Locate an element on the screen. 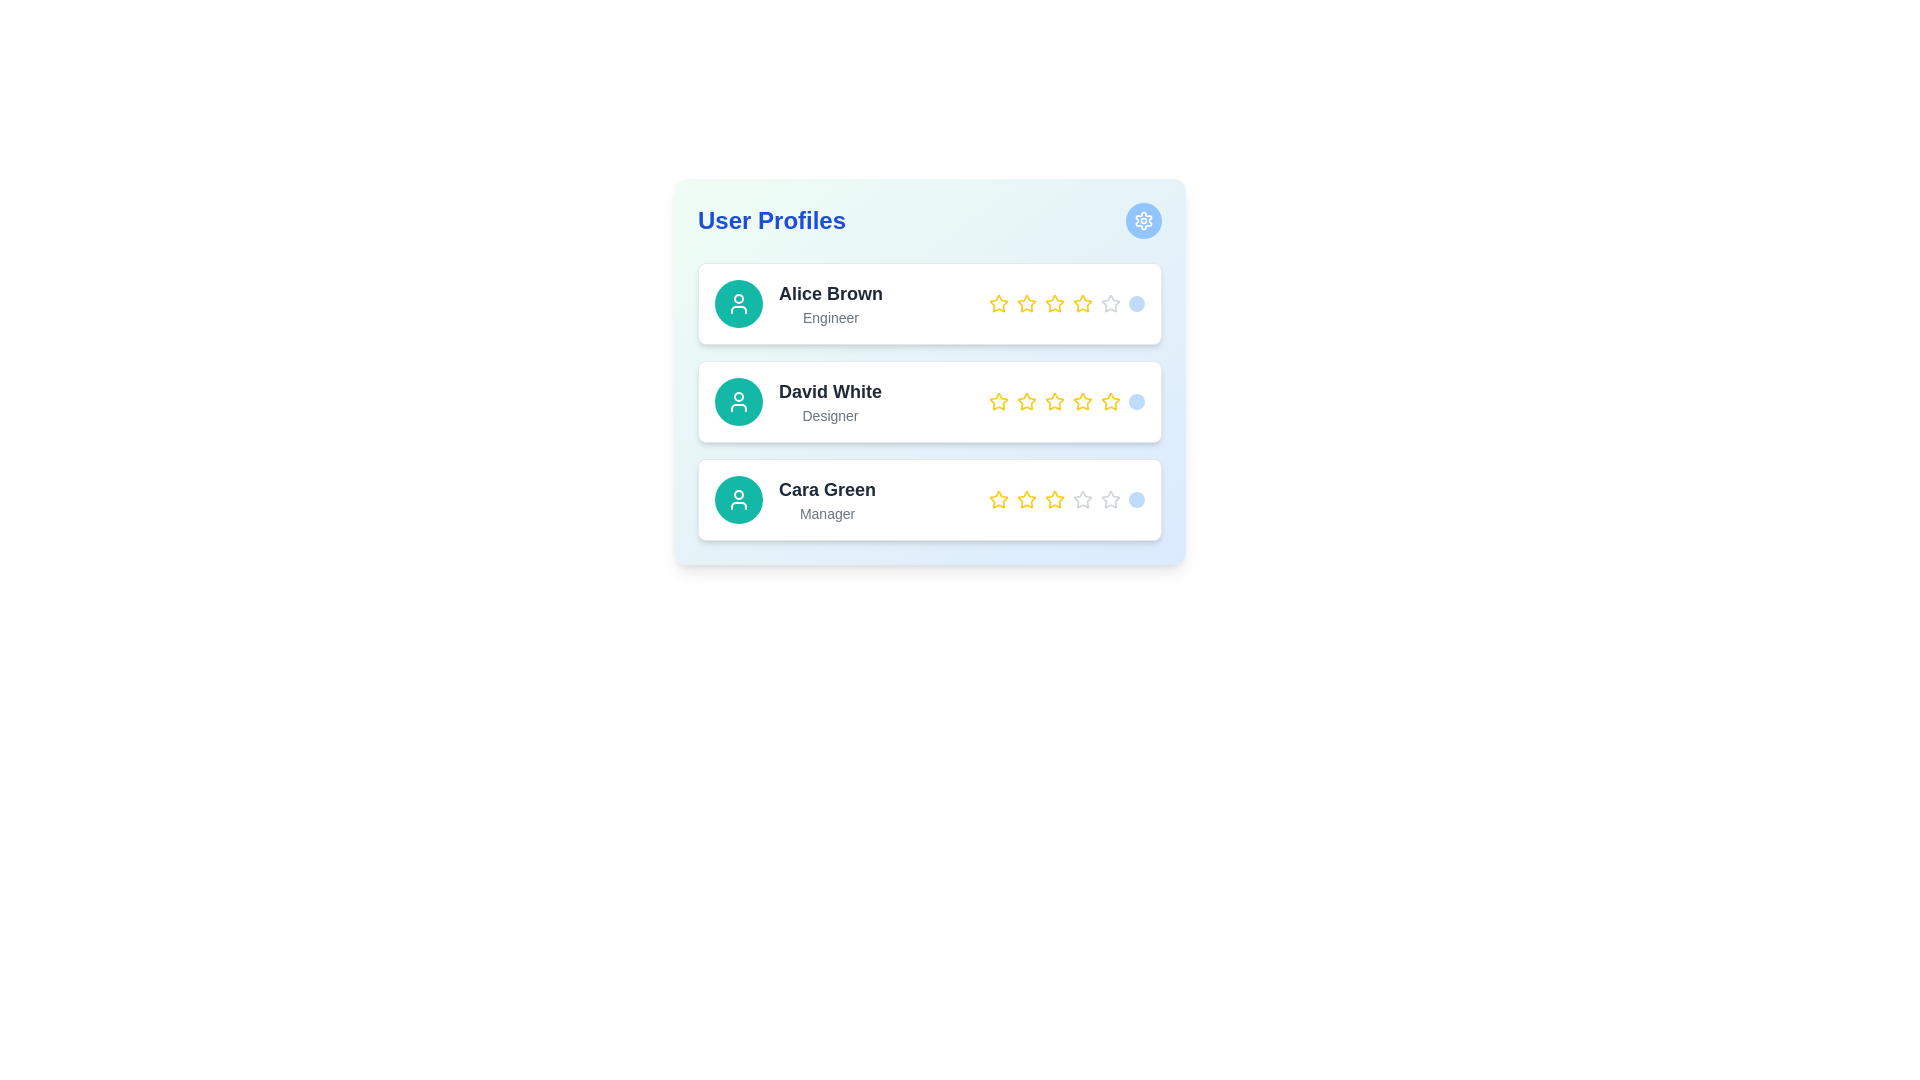  the second profile in the user profile list, which represents a user profile with their name and title for identification is located at coordinates (797, 401).